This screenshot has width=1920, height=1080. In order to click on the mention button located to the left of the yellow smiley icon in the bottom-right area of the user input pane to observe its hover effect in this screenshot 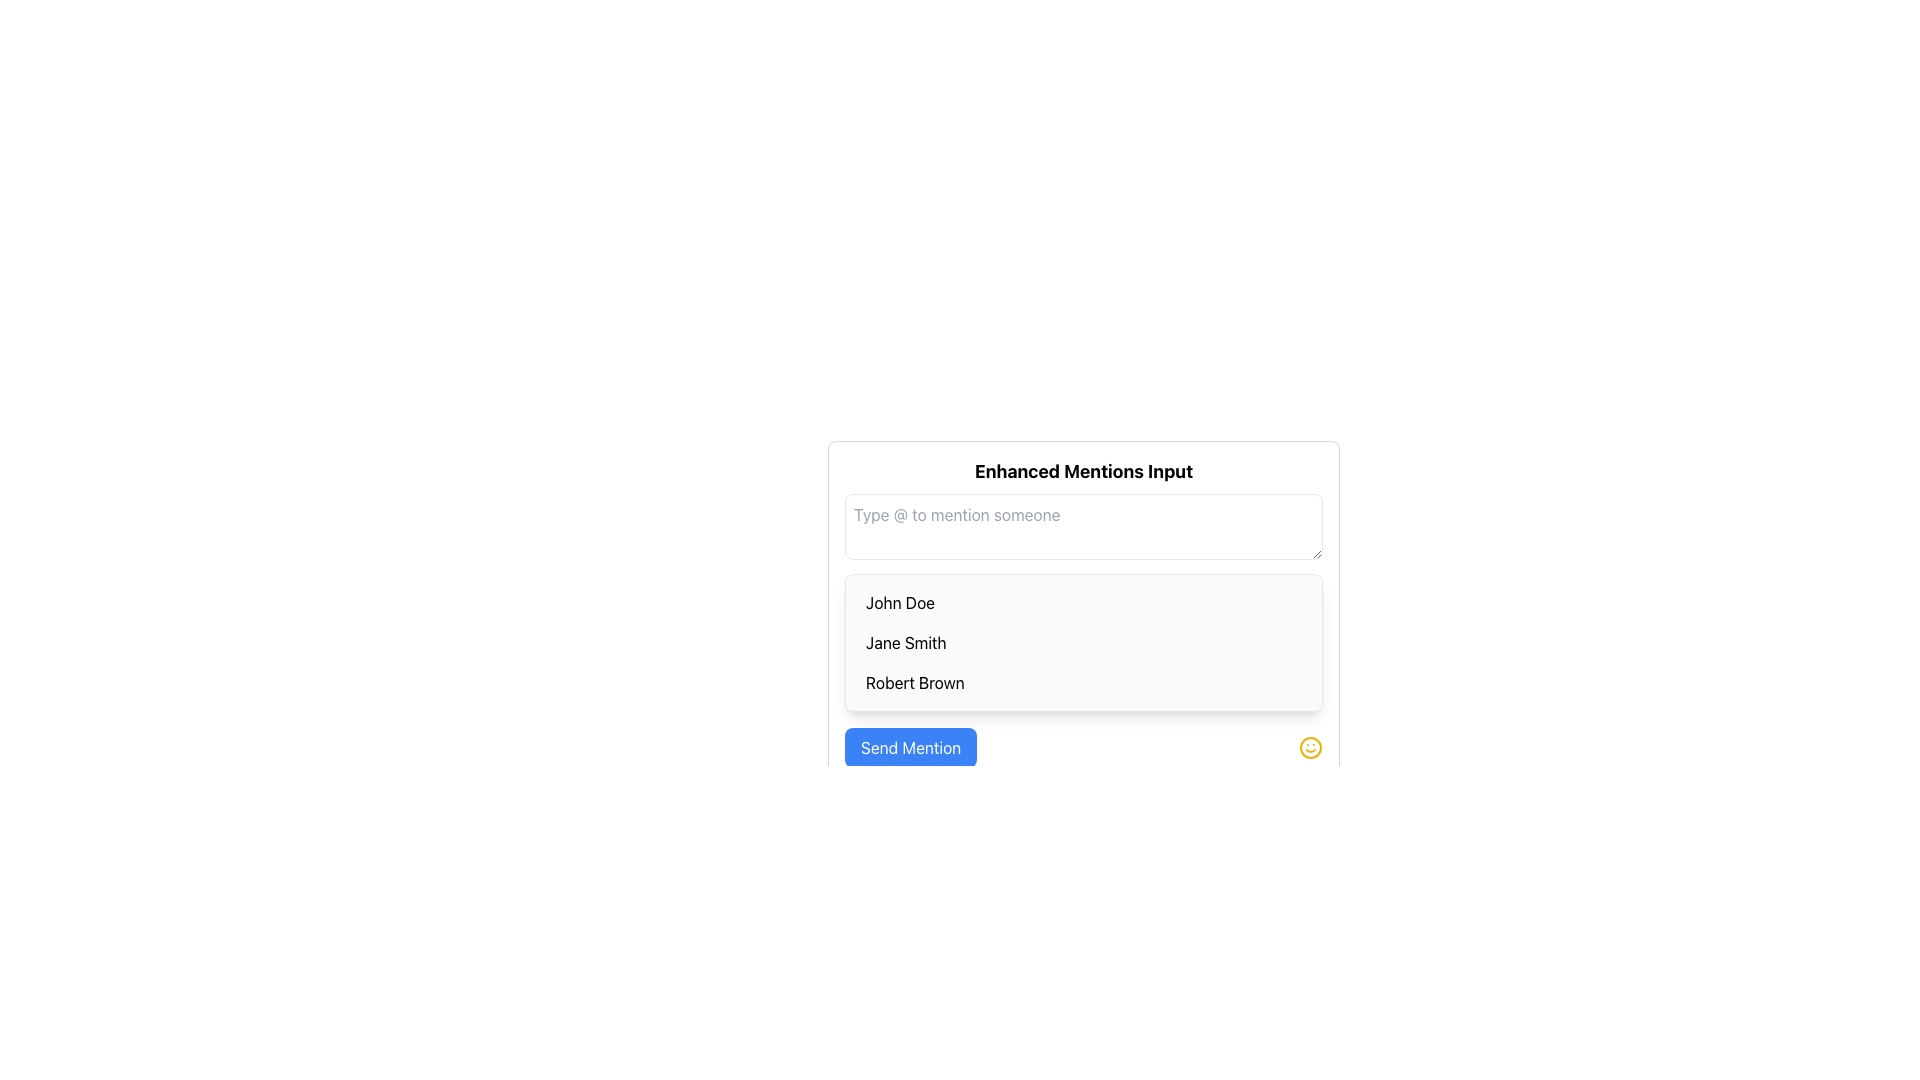, I will do `click(910, 748)`.